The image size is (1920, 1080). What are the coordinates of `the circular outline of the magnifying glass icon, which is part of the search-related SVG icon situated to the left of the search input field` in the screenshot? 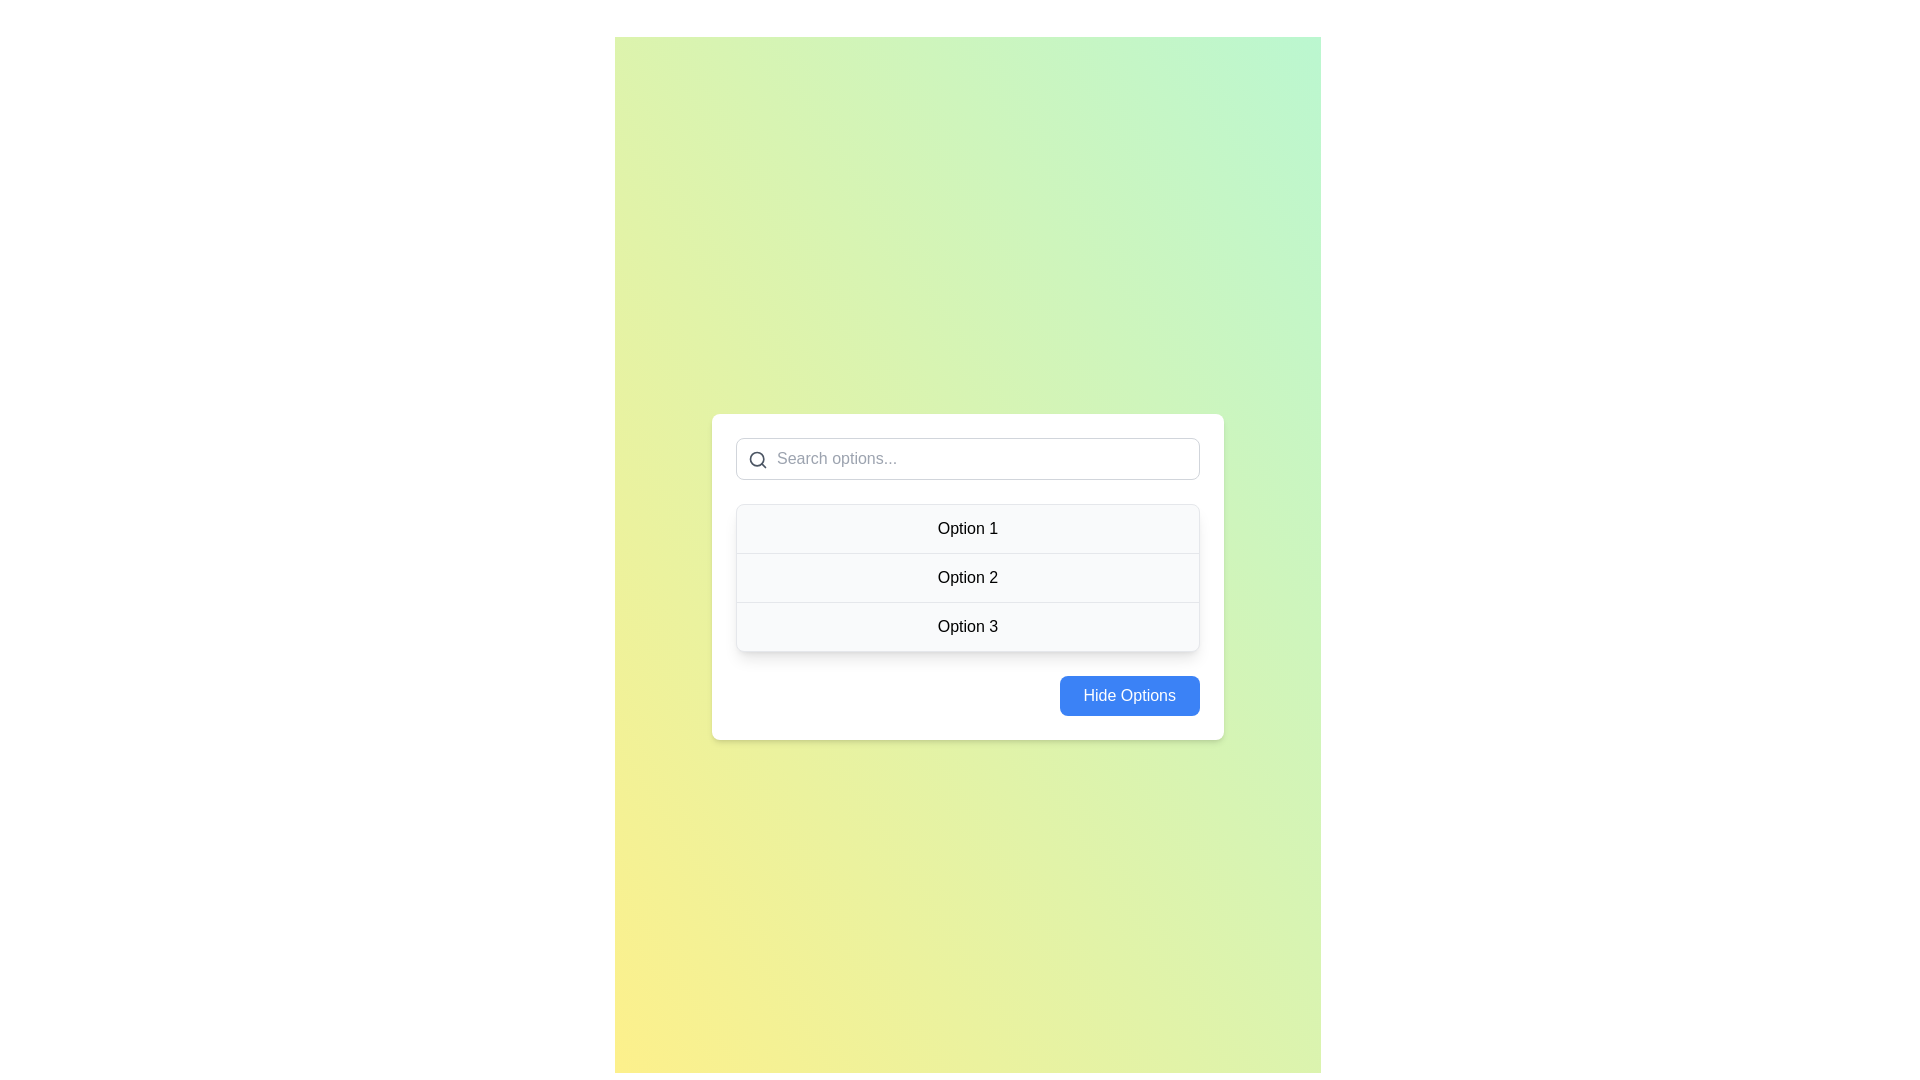 It's located at (756, 459).